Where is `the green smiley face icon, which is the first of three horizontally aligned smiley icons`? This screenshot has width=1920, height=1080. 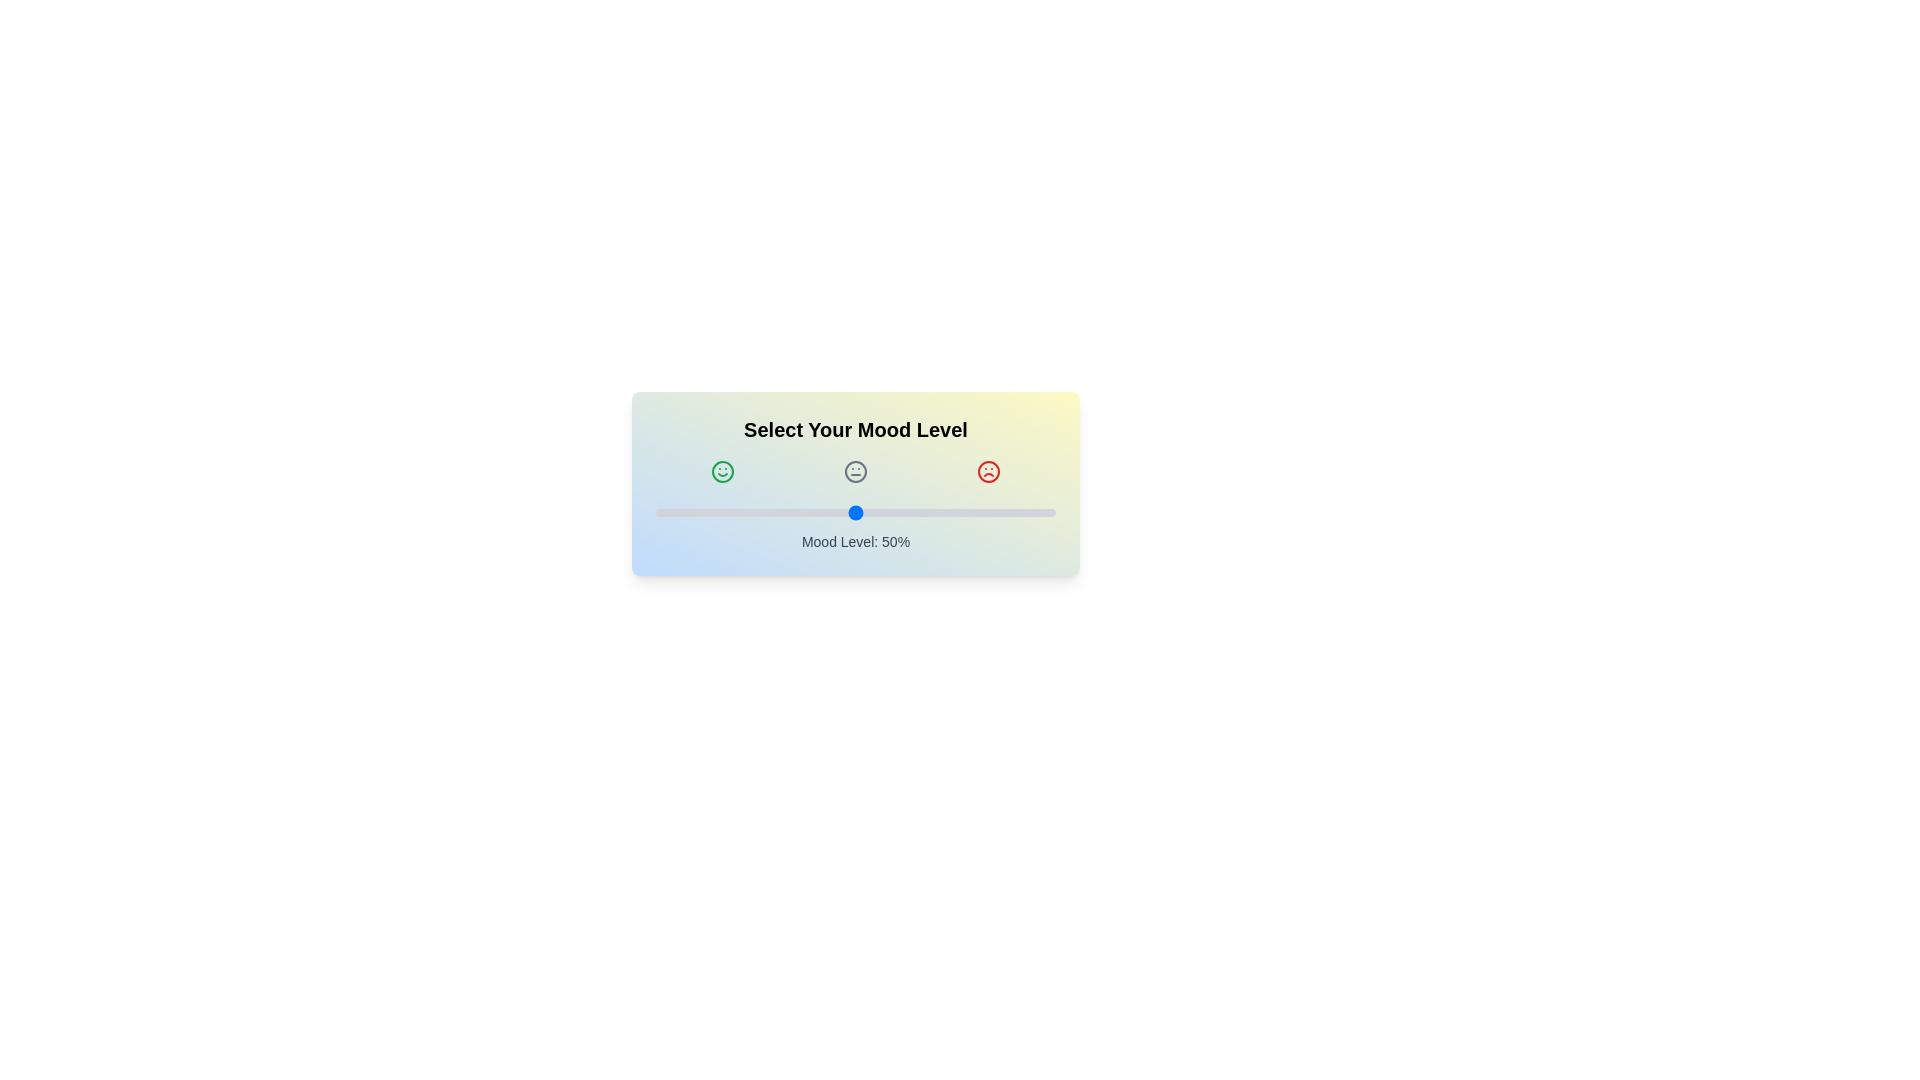
the green smiley face icon, which is the first of three horizontally aligned smiley icons is located at coordinates (721, 471).